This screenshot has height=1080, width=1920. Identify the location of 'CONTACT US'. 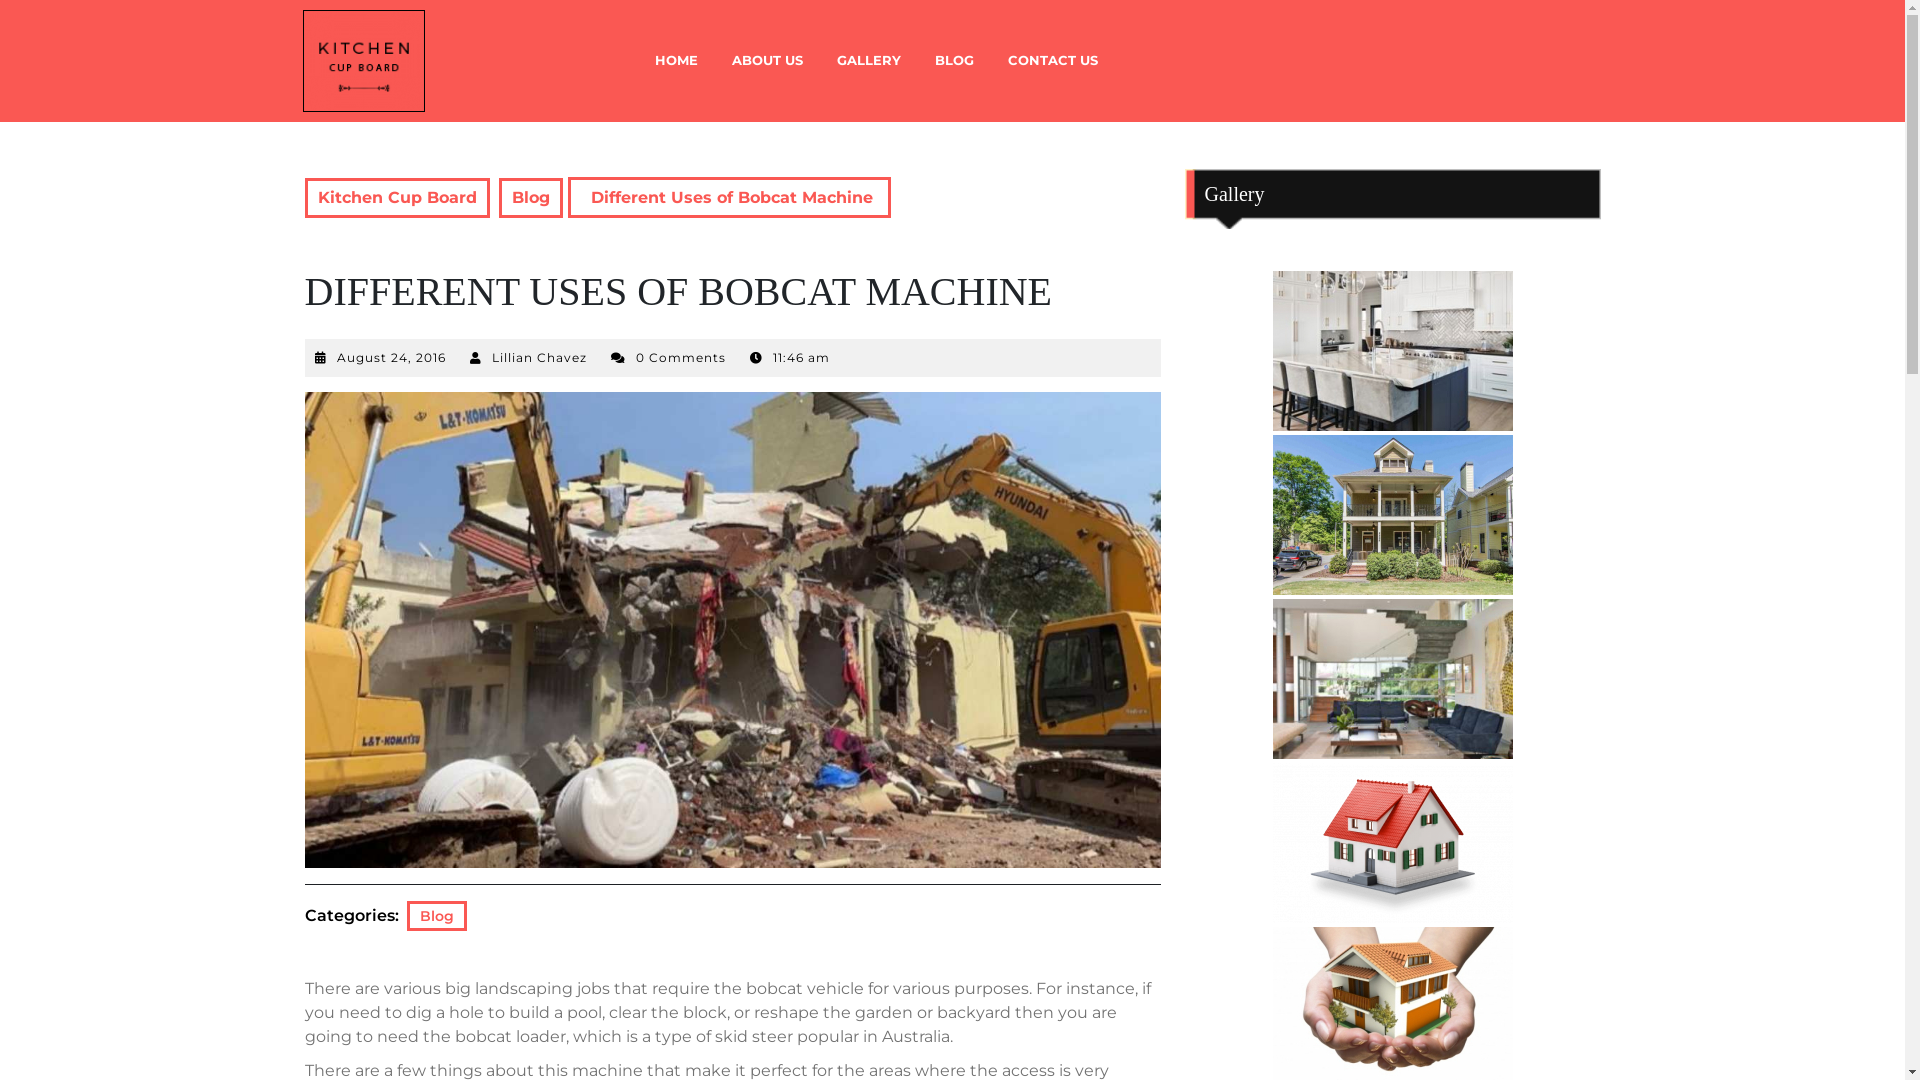
(1050, 60).